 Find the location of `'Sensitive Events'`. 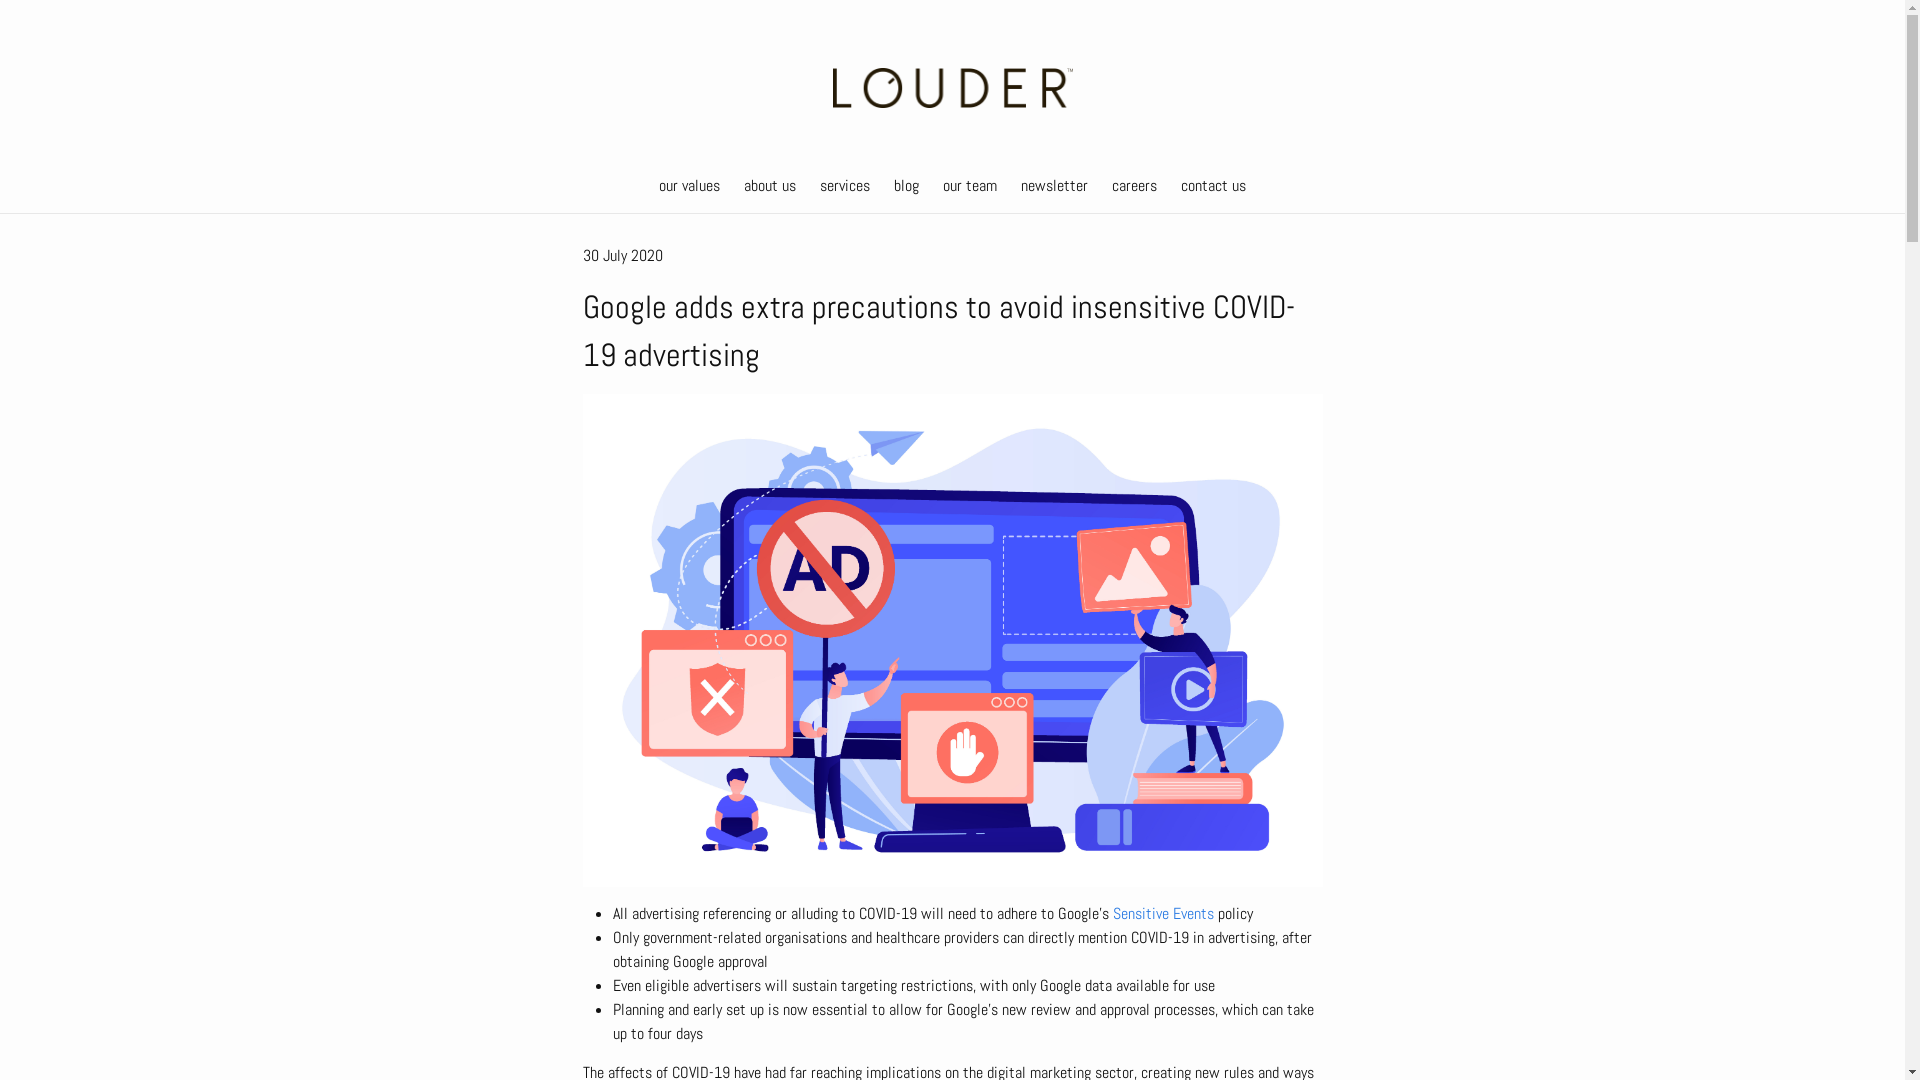

'Sensitive Events' is located at coordinates (1162, 913).